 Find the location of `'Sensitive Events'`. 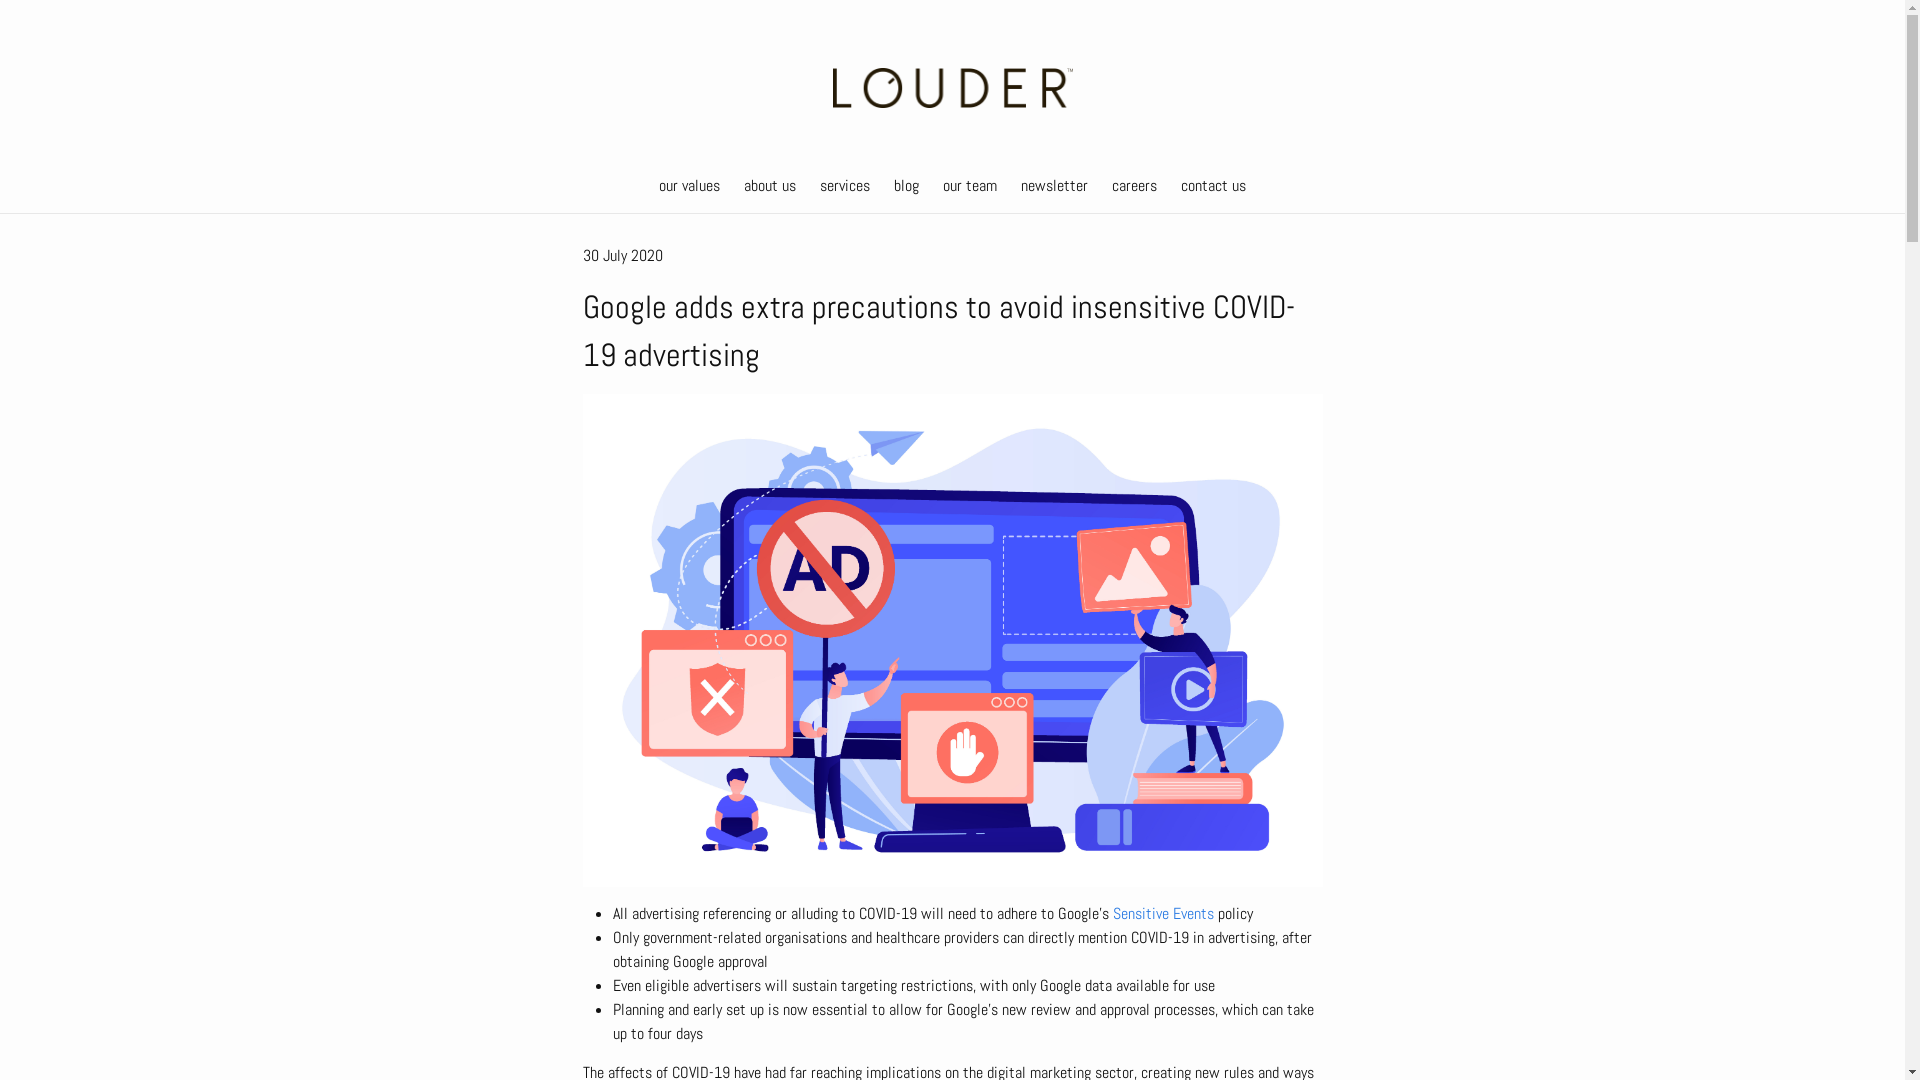

'Sensitive Events' is located at coordinates (1162, 913).